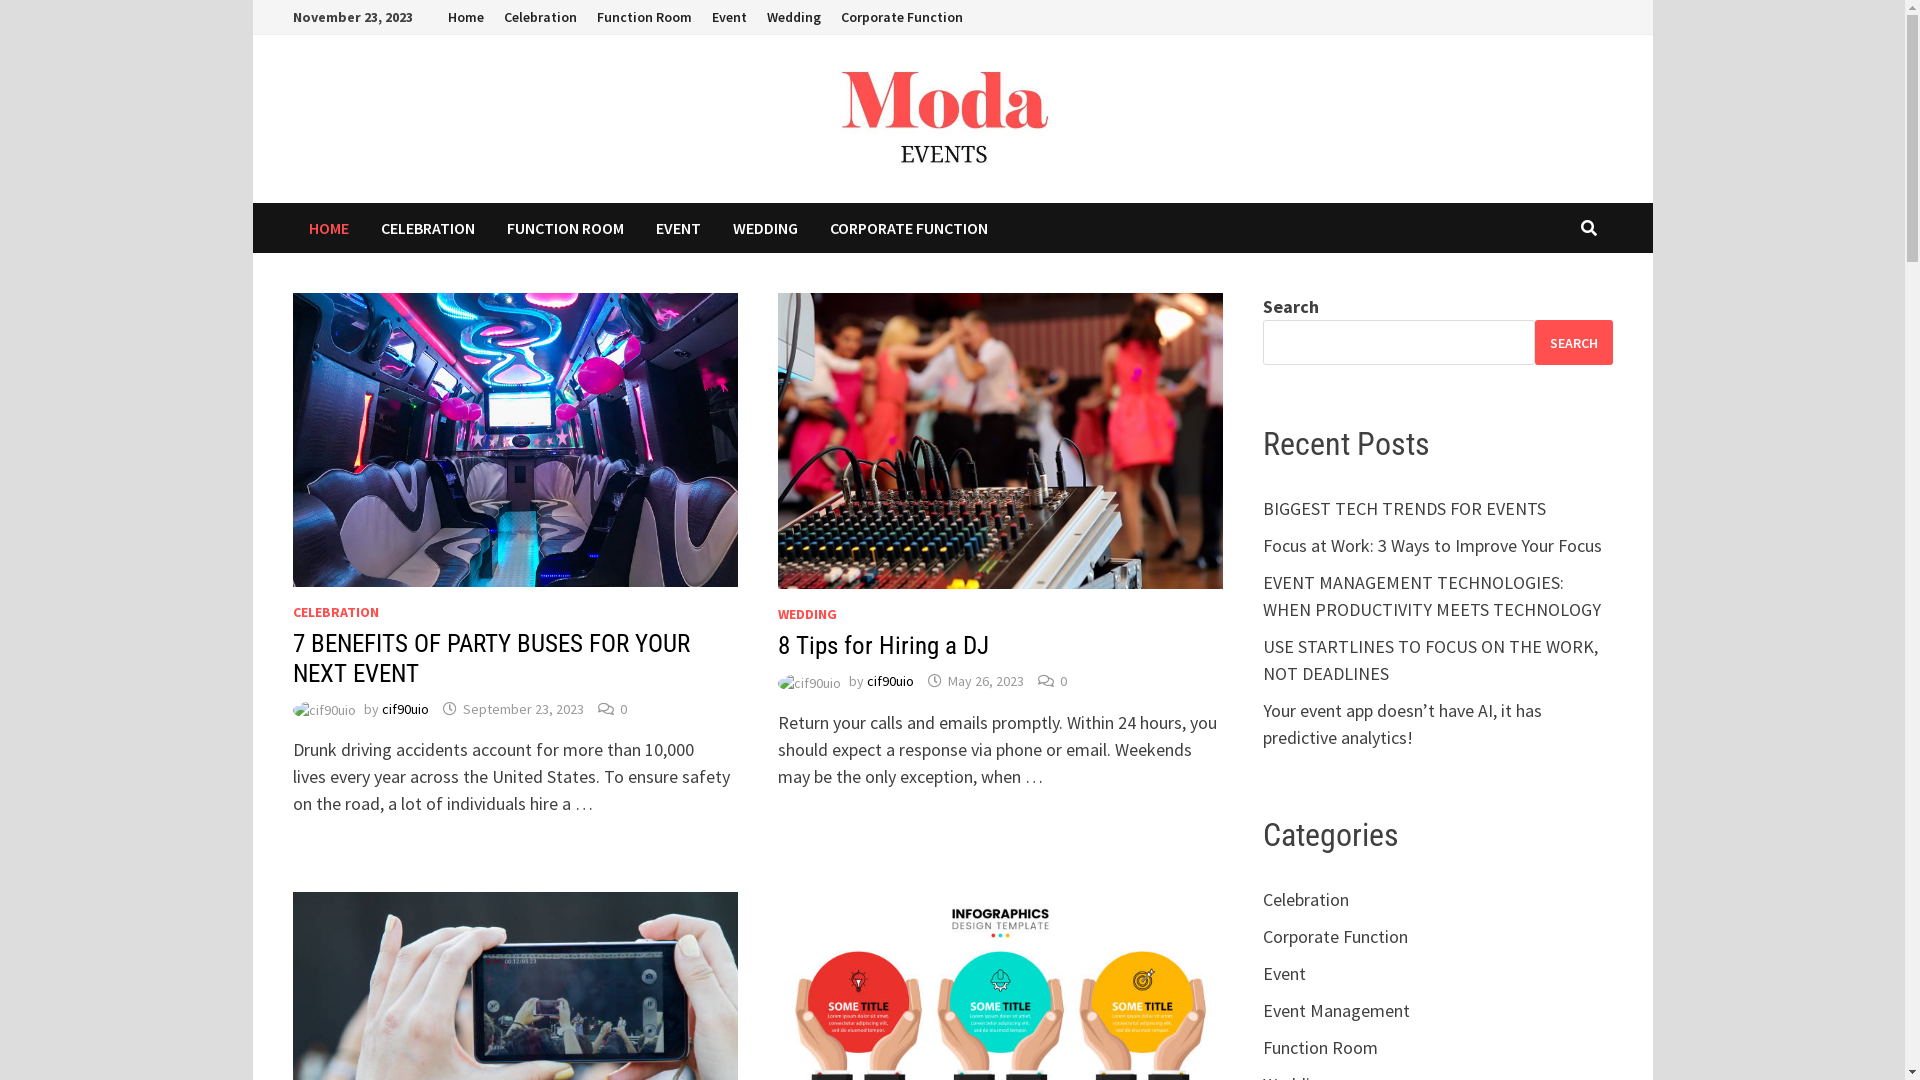 This screenshot has width=1920, height=1080. Describe the element at coordinates (584, 17) in the screenshot. I see `'Function Room'` at that location.